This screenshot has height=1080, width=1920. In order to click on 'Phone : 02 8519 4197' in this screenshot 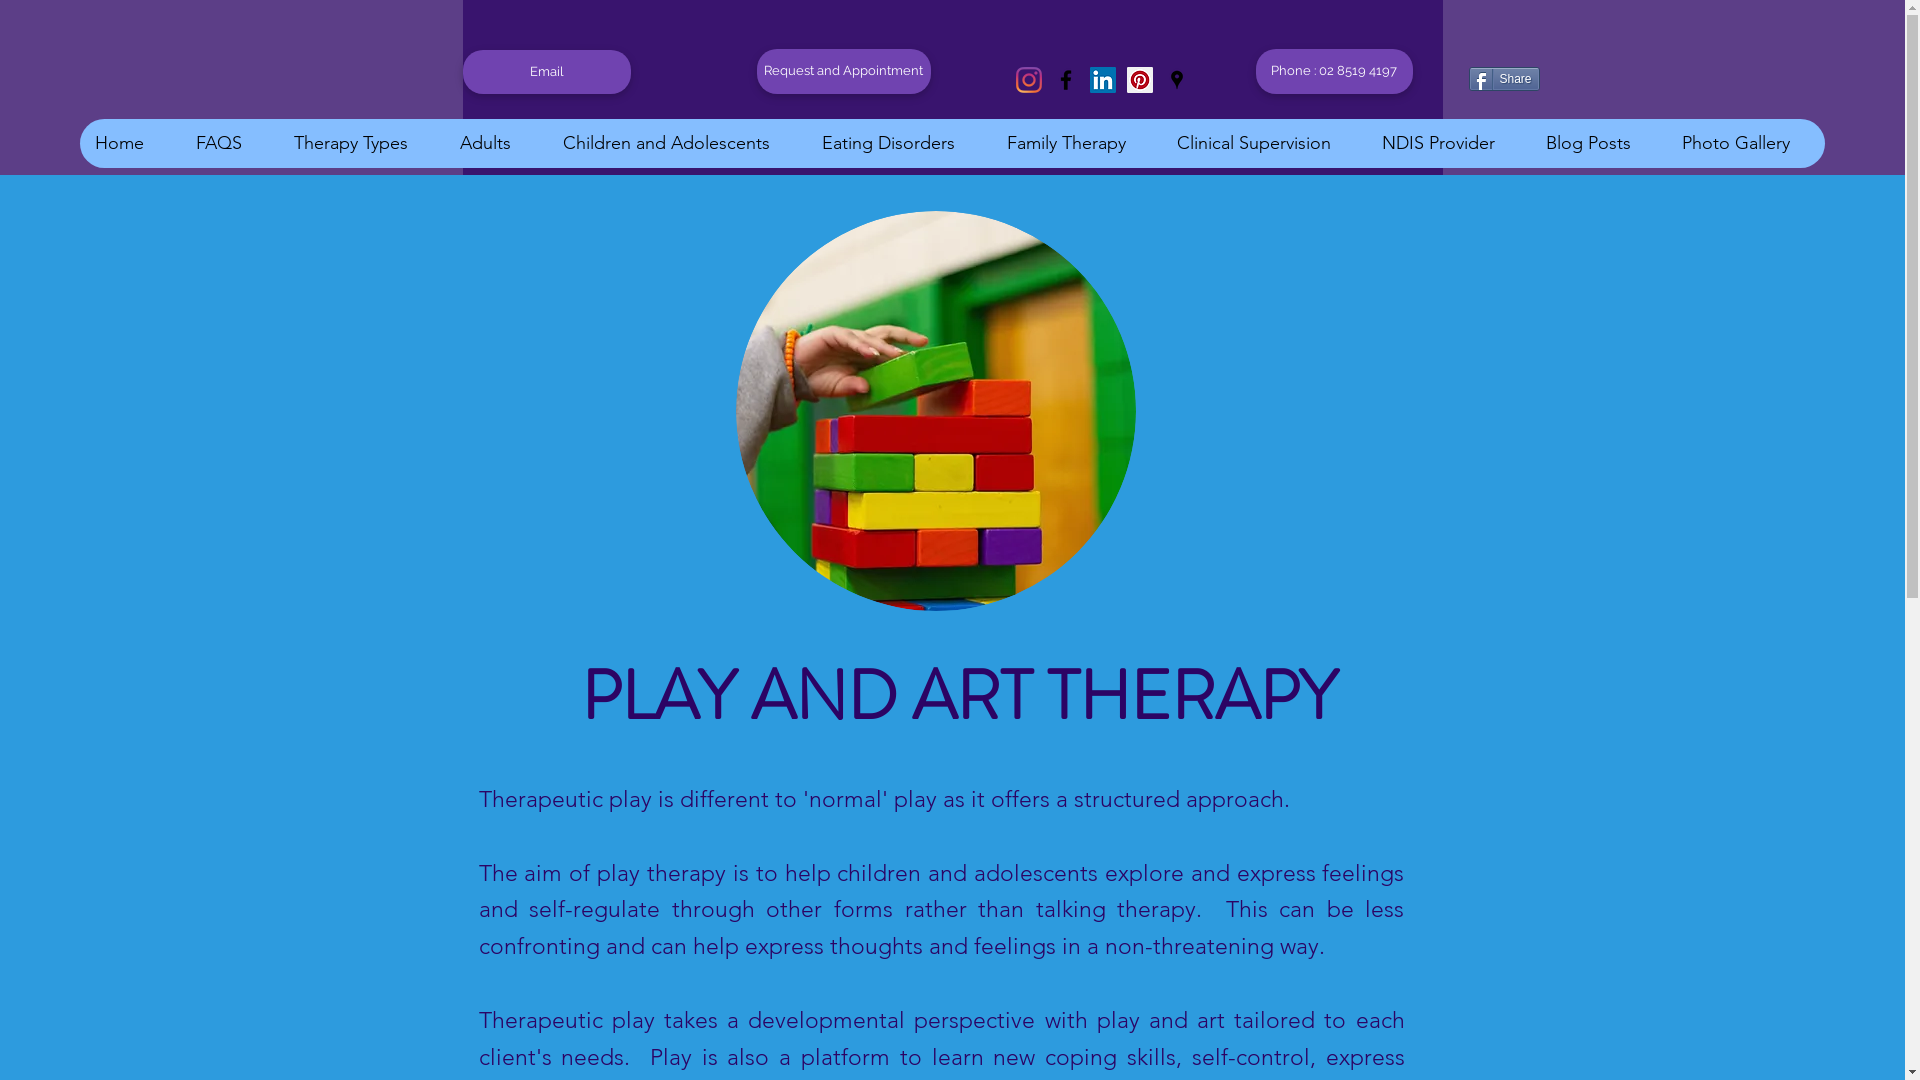, I will do `click(1334, 70)`.